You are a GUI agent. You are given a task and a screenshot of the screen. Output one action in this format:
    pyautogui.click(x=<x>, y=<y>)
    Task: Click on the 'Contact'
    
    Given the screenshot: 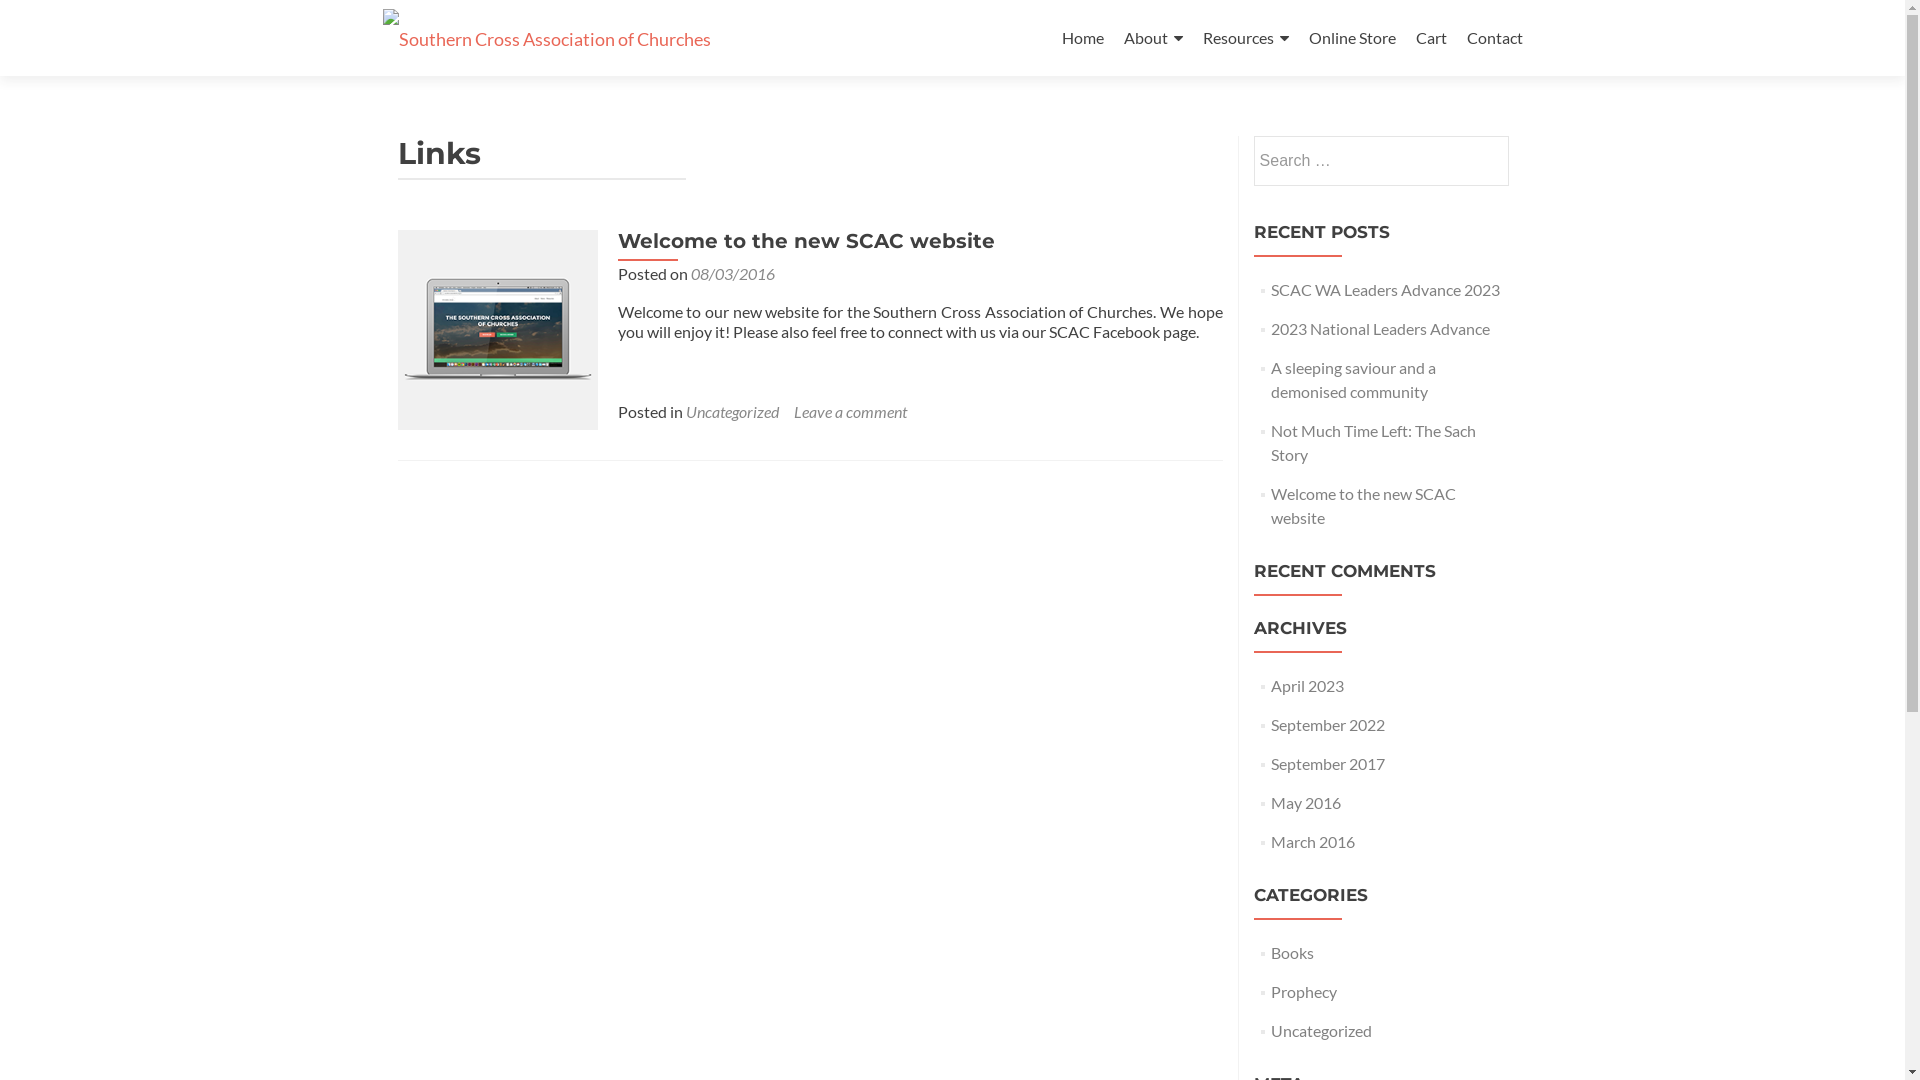 What is the action you would take?
    pyautogui.click(x=1493, y=37)
    